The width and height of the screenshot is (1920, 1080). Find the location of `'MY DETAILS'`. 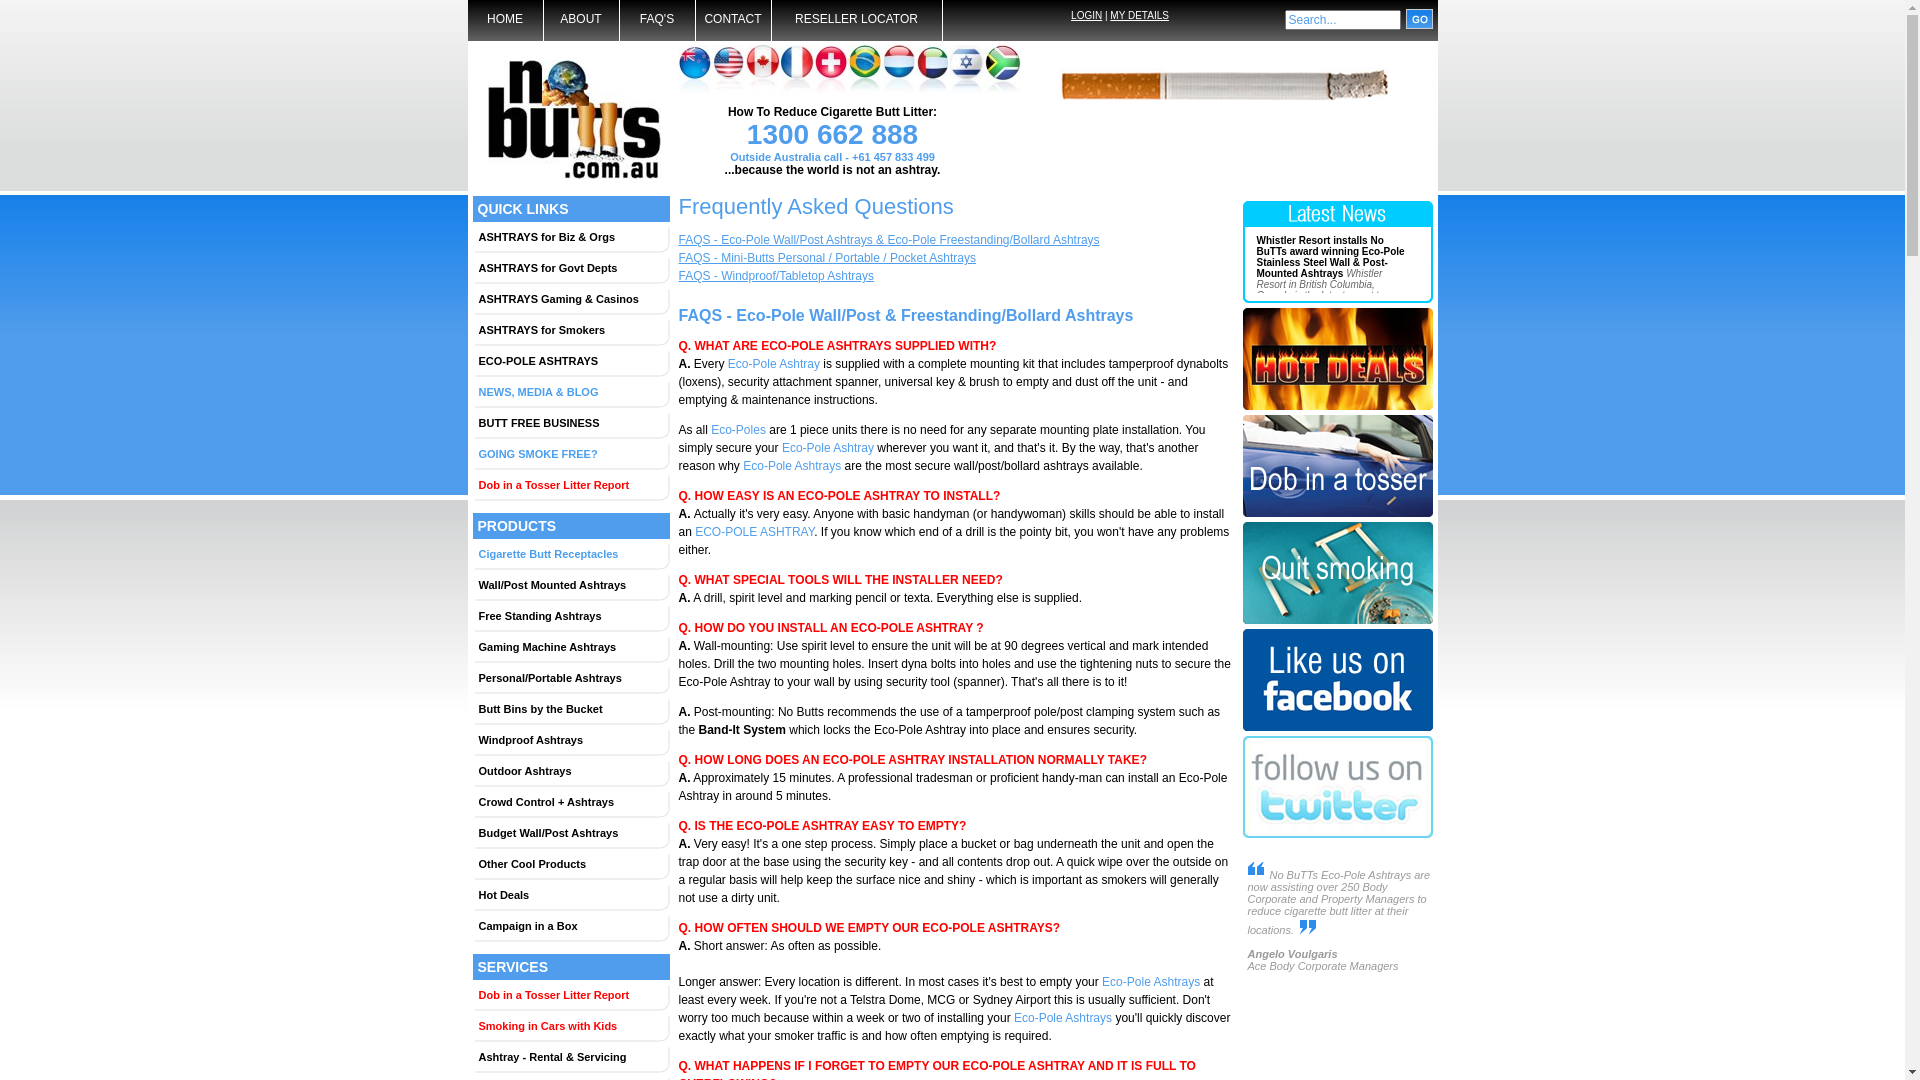

'MY DETAILS' is located at coordinates (1139, 15).